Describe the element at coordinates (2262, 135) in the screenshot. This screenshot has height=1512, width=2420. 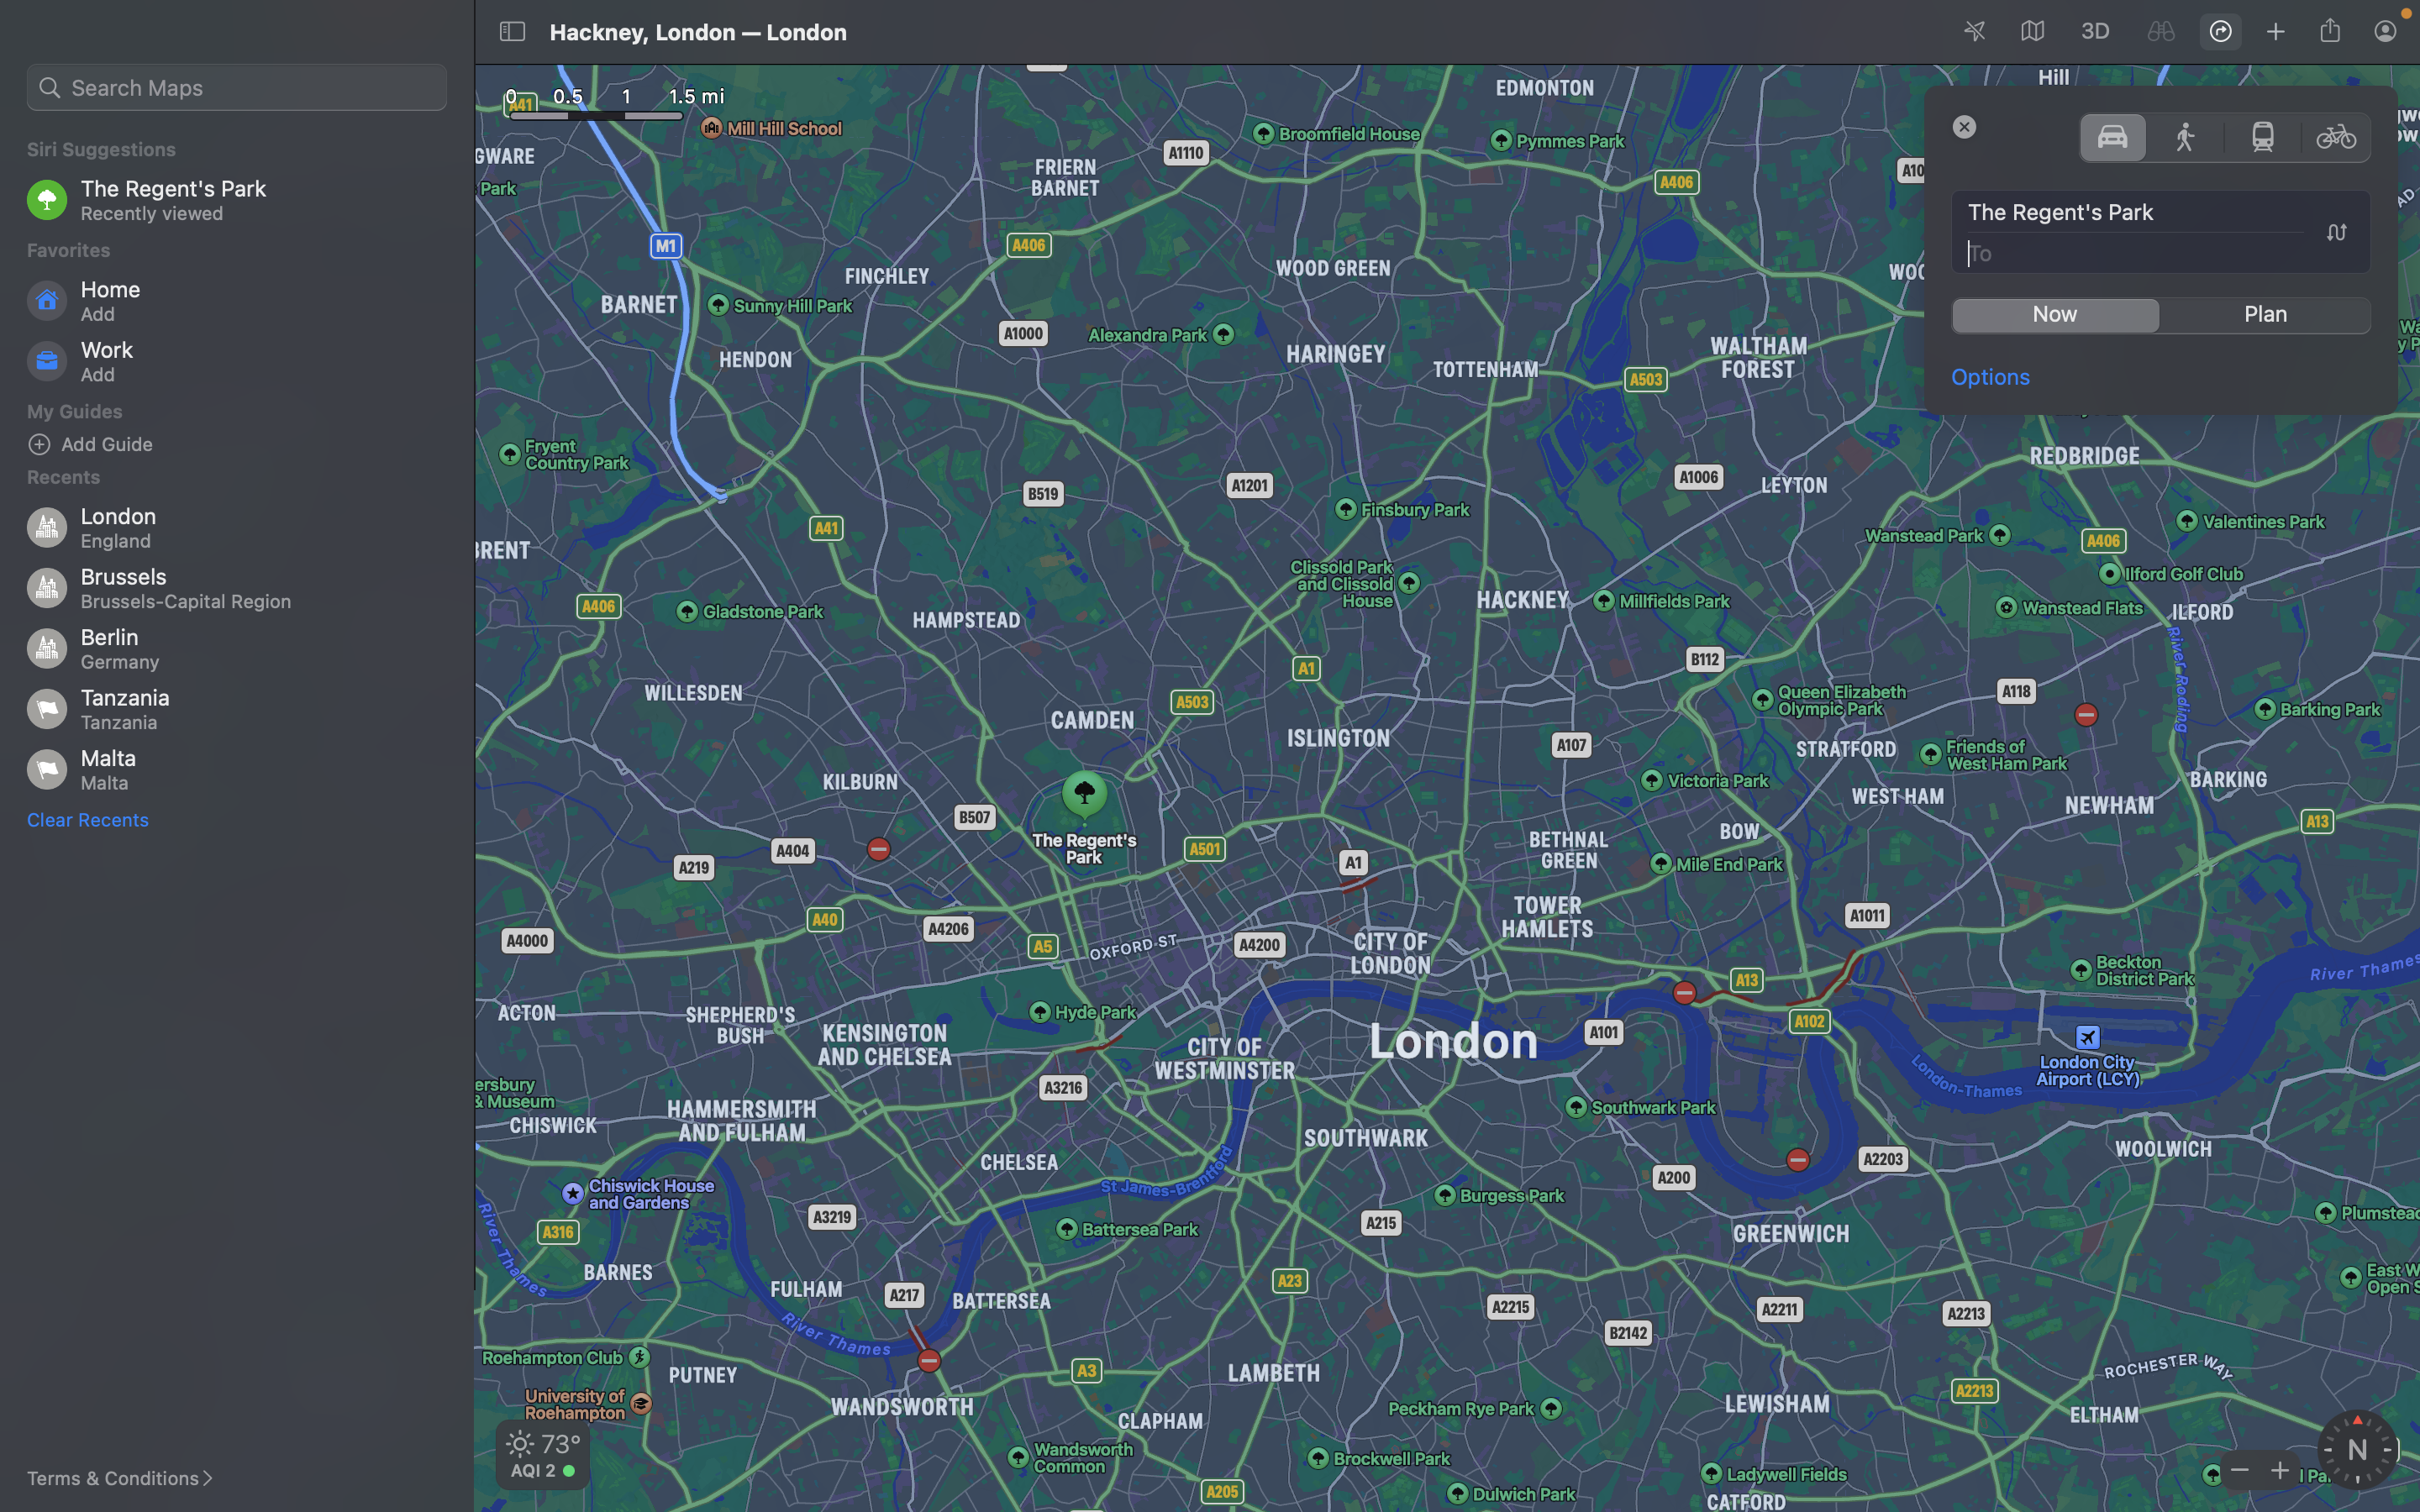
I see `transportation mode to public transit` at that location.